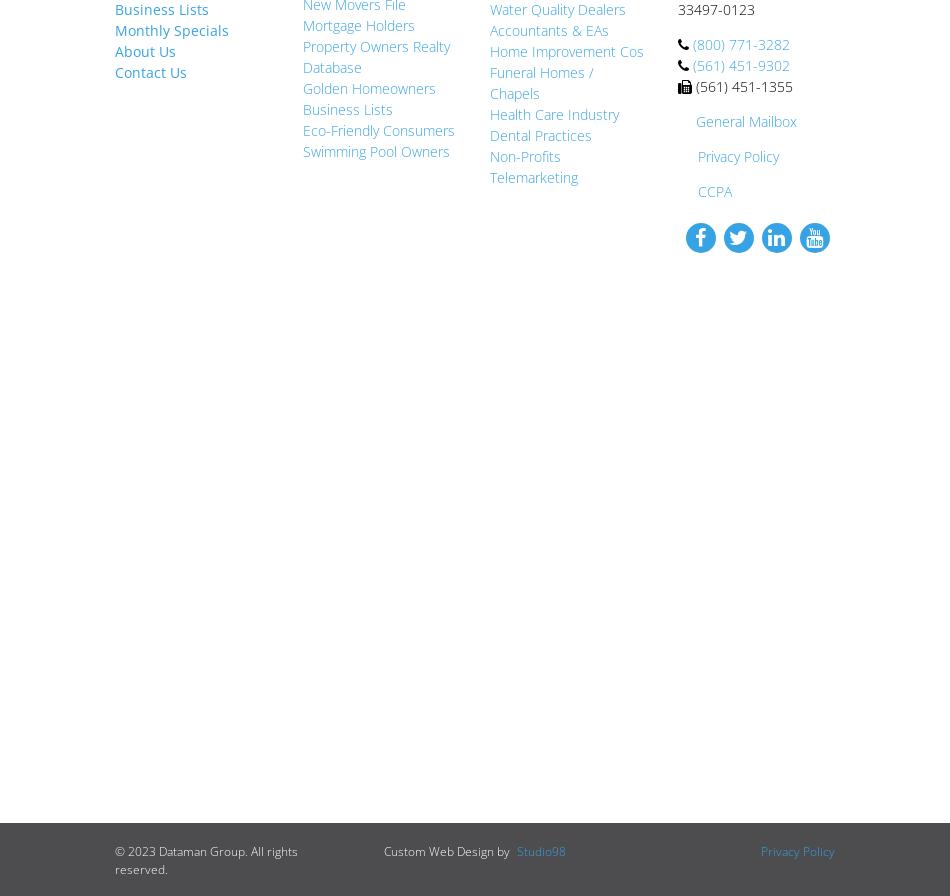 This screenshot has height=896, width=950. Describe the element at coordinates (367, 87) in the screenshot. I see `'Golden Homeowners'` at that location.